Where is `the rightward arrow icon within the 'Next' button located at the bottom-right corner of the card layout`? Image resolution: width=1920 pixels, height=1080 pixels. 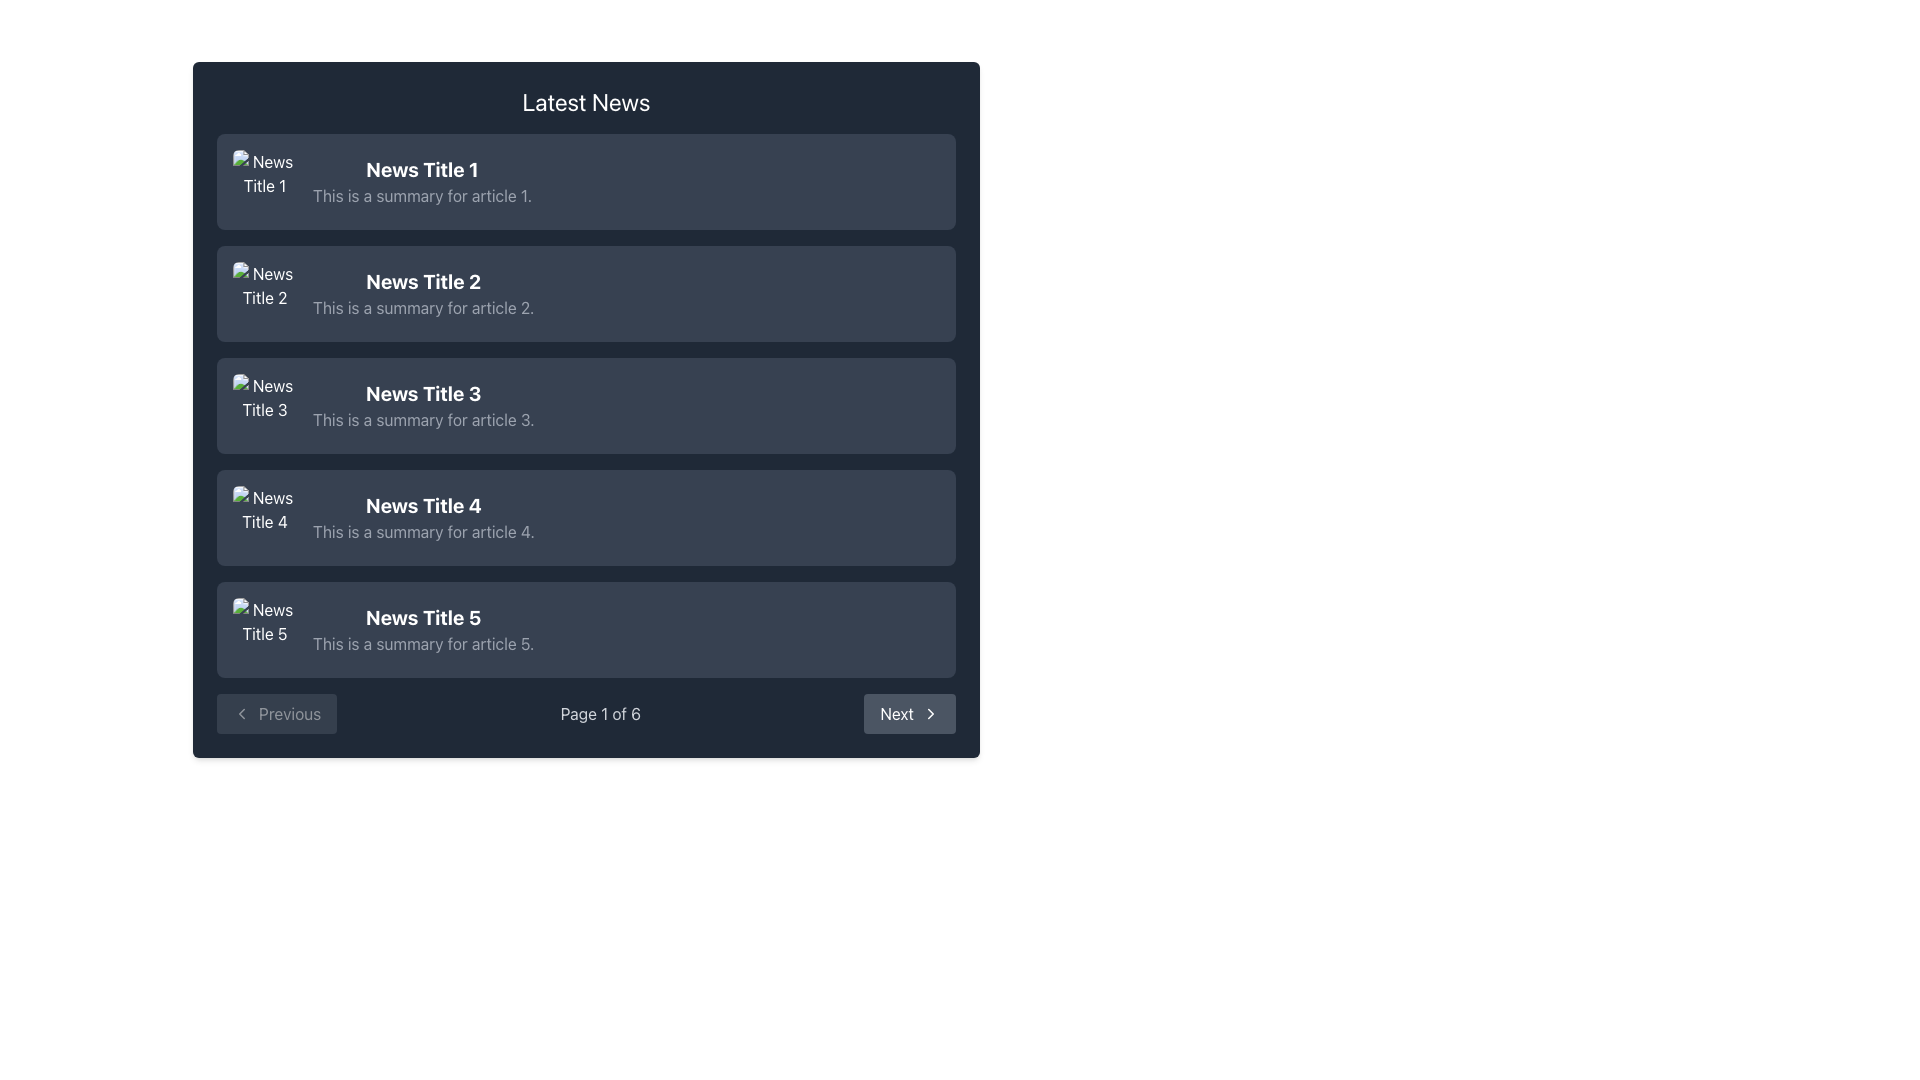 the rightward arrow icon within the 'Next' button located at the bottom-right corner of the card layout is located at coordinates (930, 712).